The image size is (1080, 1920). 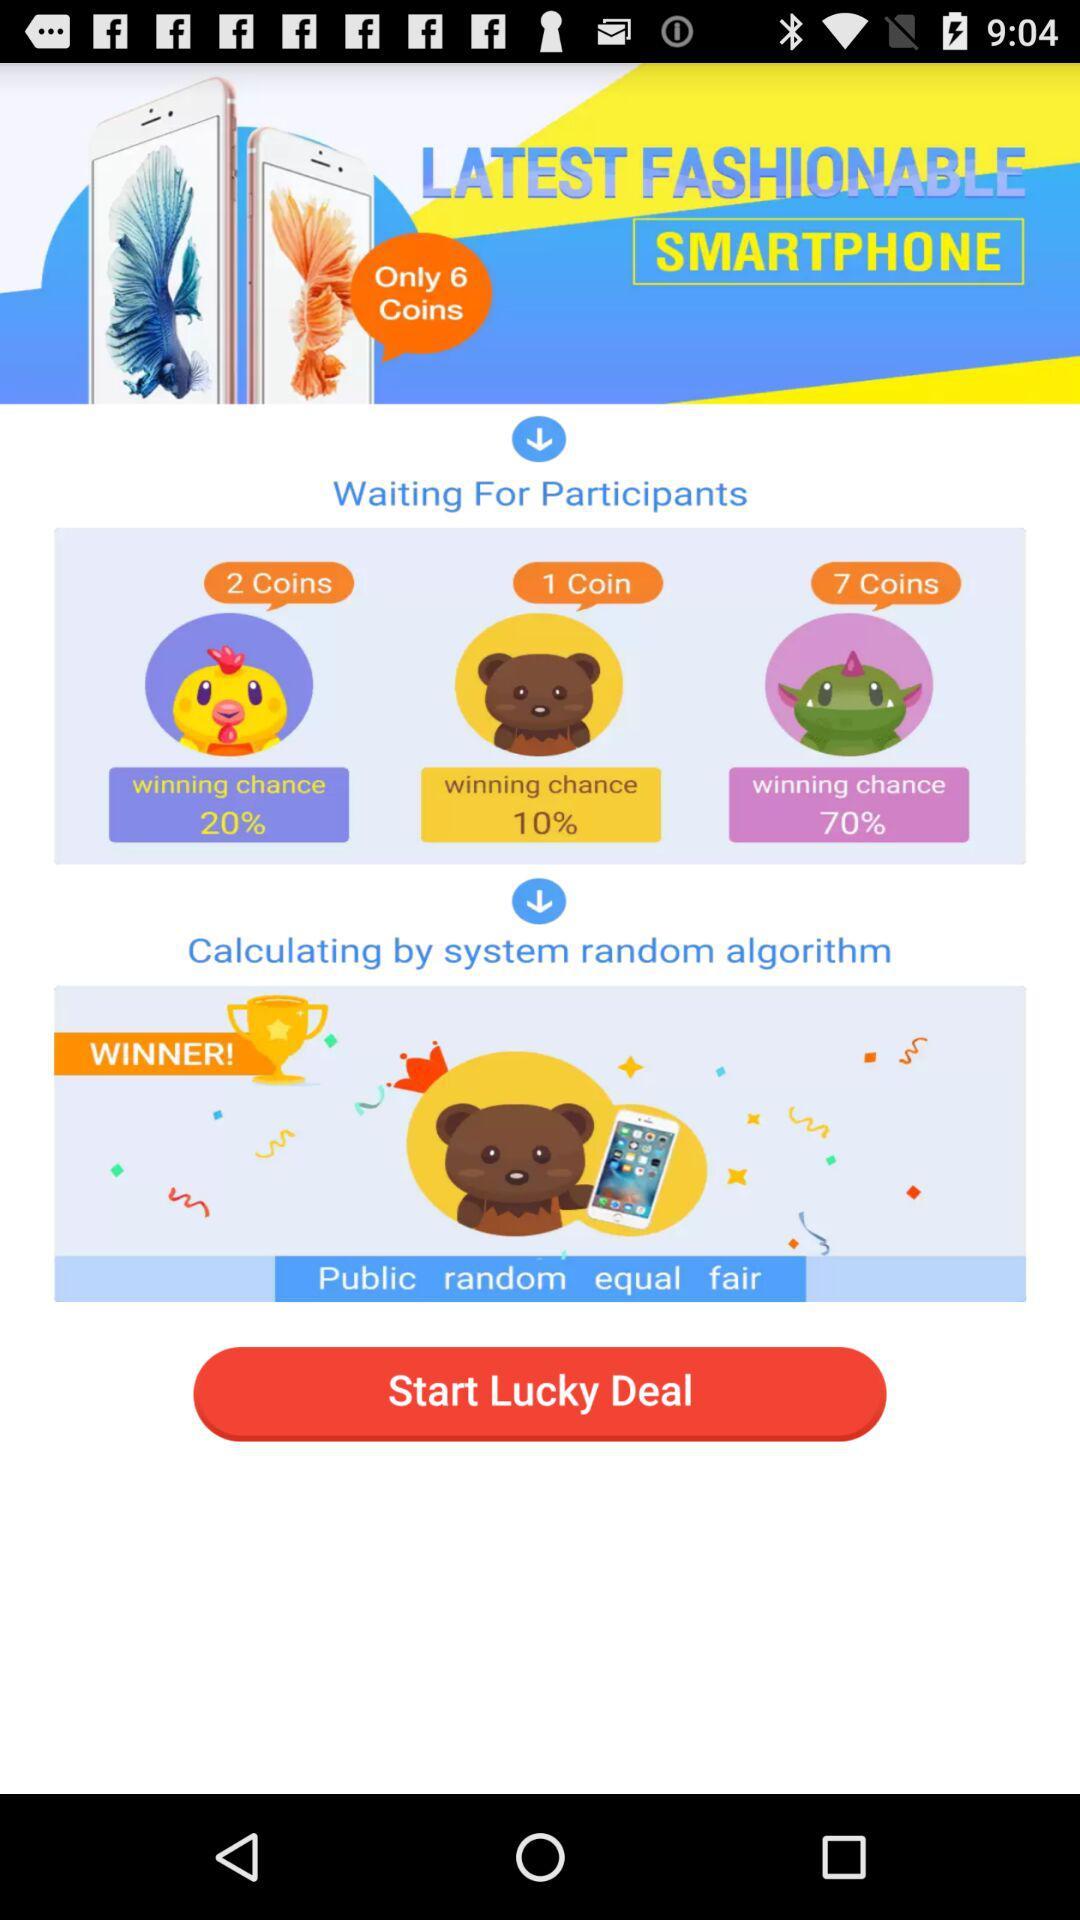 I want to click on the share icon, so click(x=945, y=593).